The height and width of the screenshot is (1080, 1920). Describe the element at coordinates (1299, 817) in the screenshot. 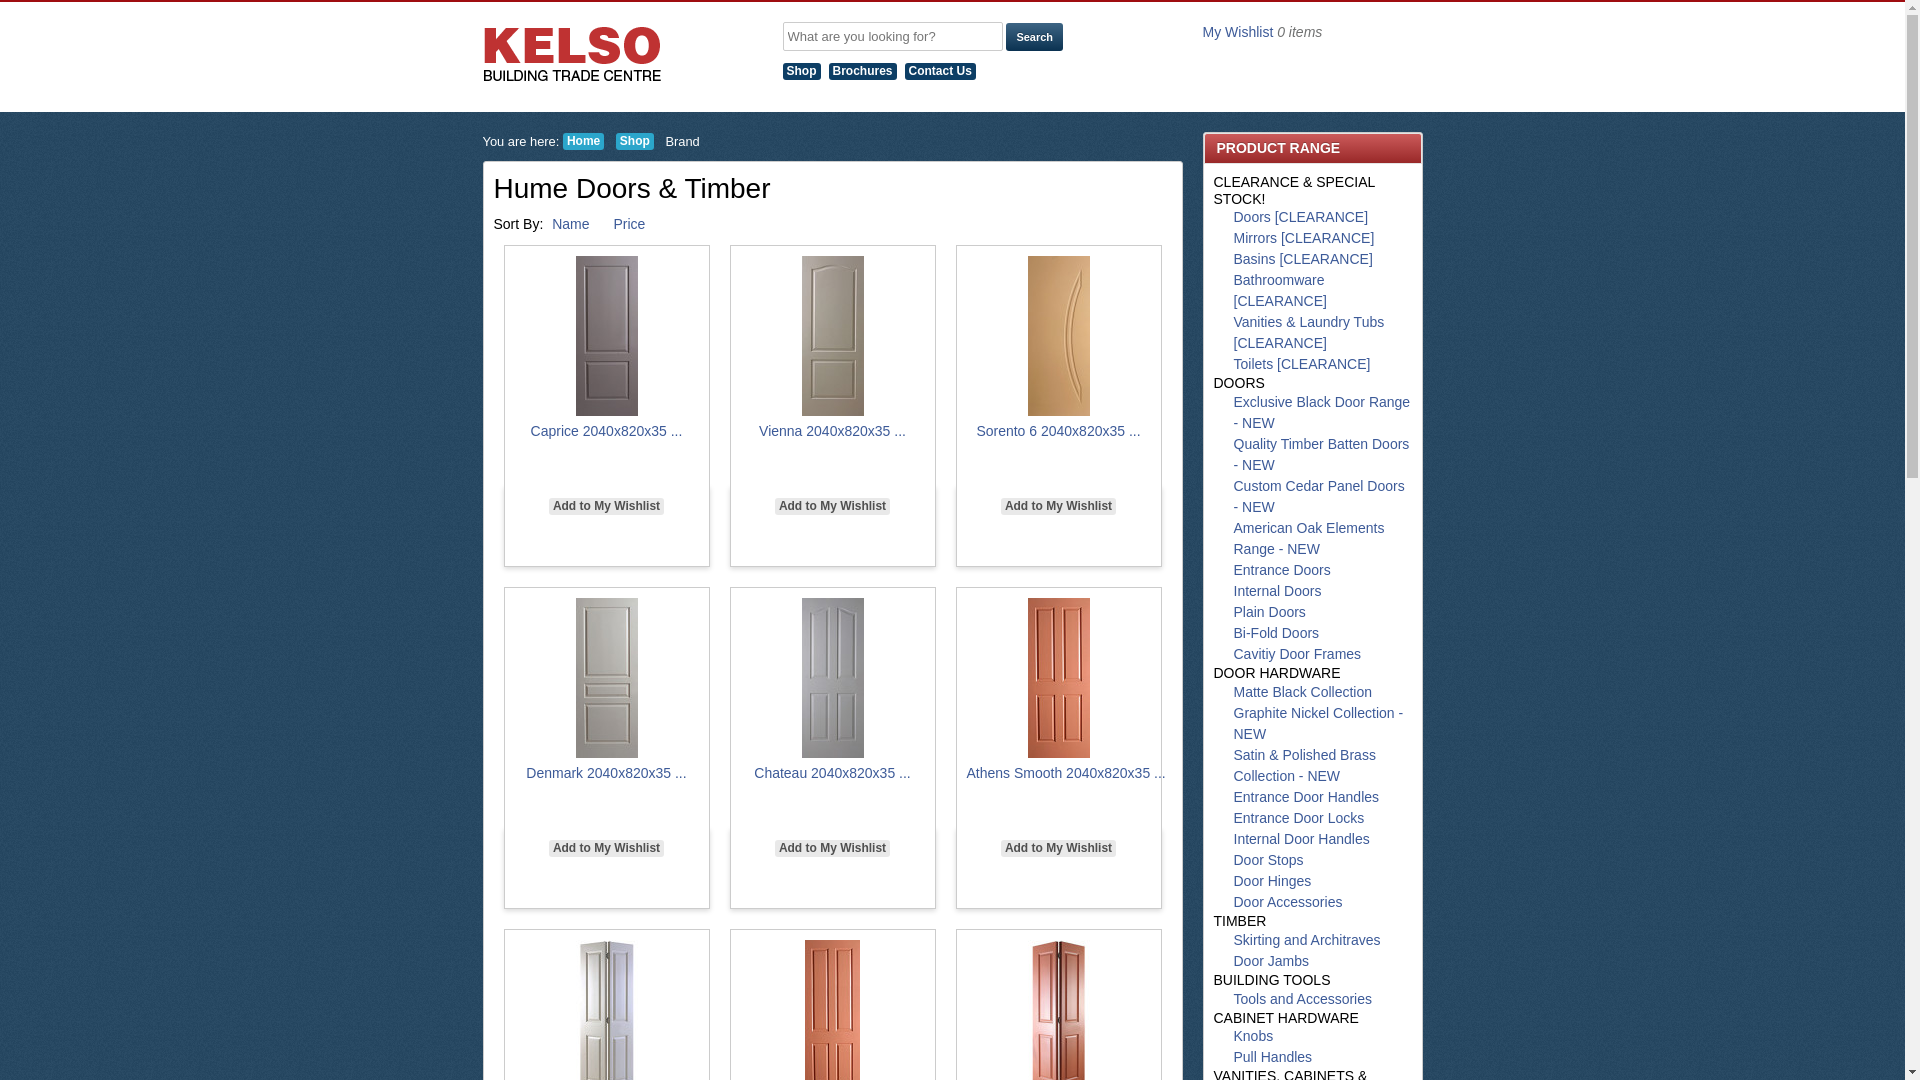

I see `'Entrance Door Locks'` at that location.